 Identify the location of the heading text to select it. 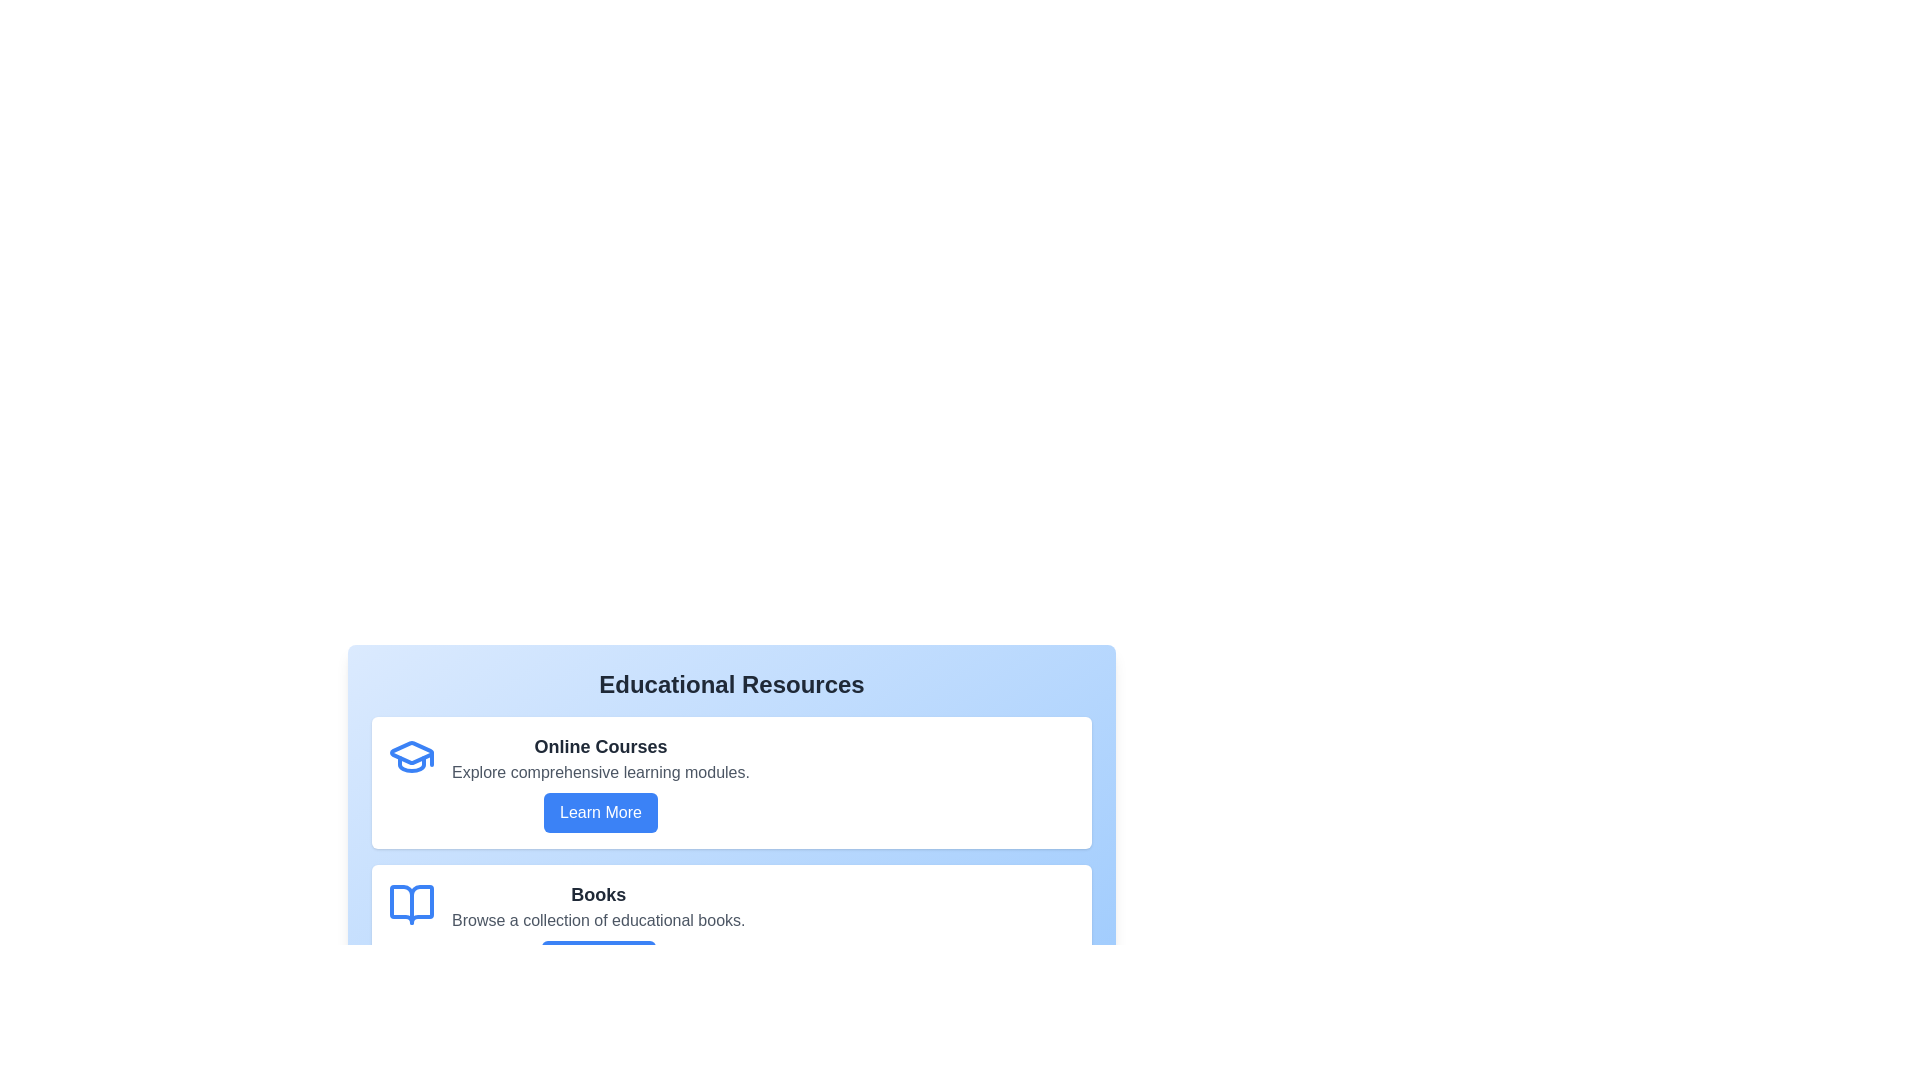
(730, 684).